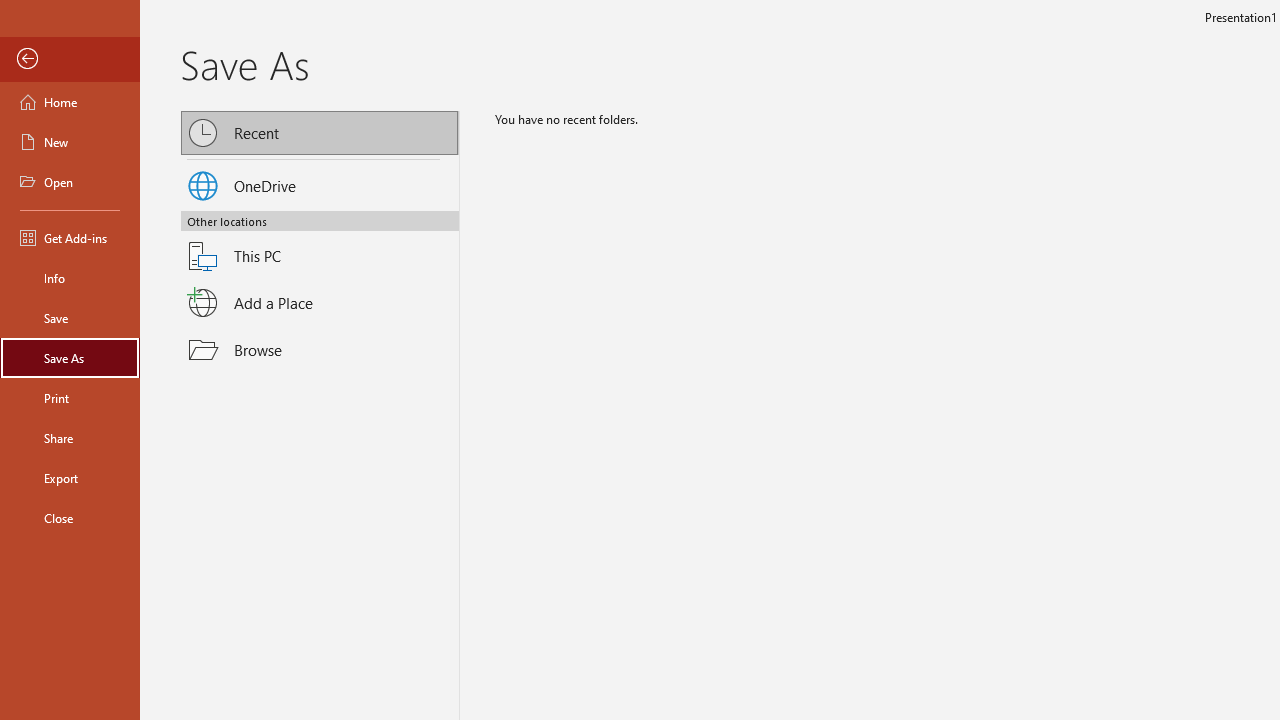 Image resolution: width=1280 pixels, height=720 pixels. What do you see at coordinates (69, 356) in the screenshot?
I see `'Save As'` at bounding box center [69, 356].